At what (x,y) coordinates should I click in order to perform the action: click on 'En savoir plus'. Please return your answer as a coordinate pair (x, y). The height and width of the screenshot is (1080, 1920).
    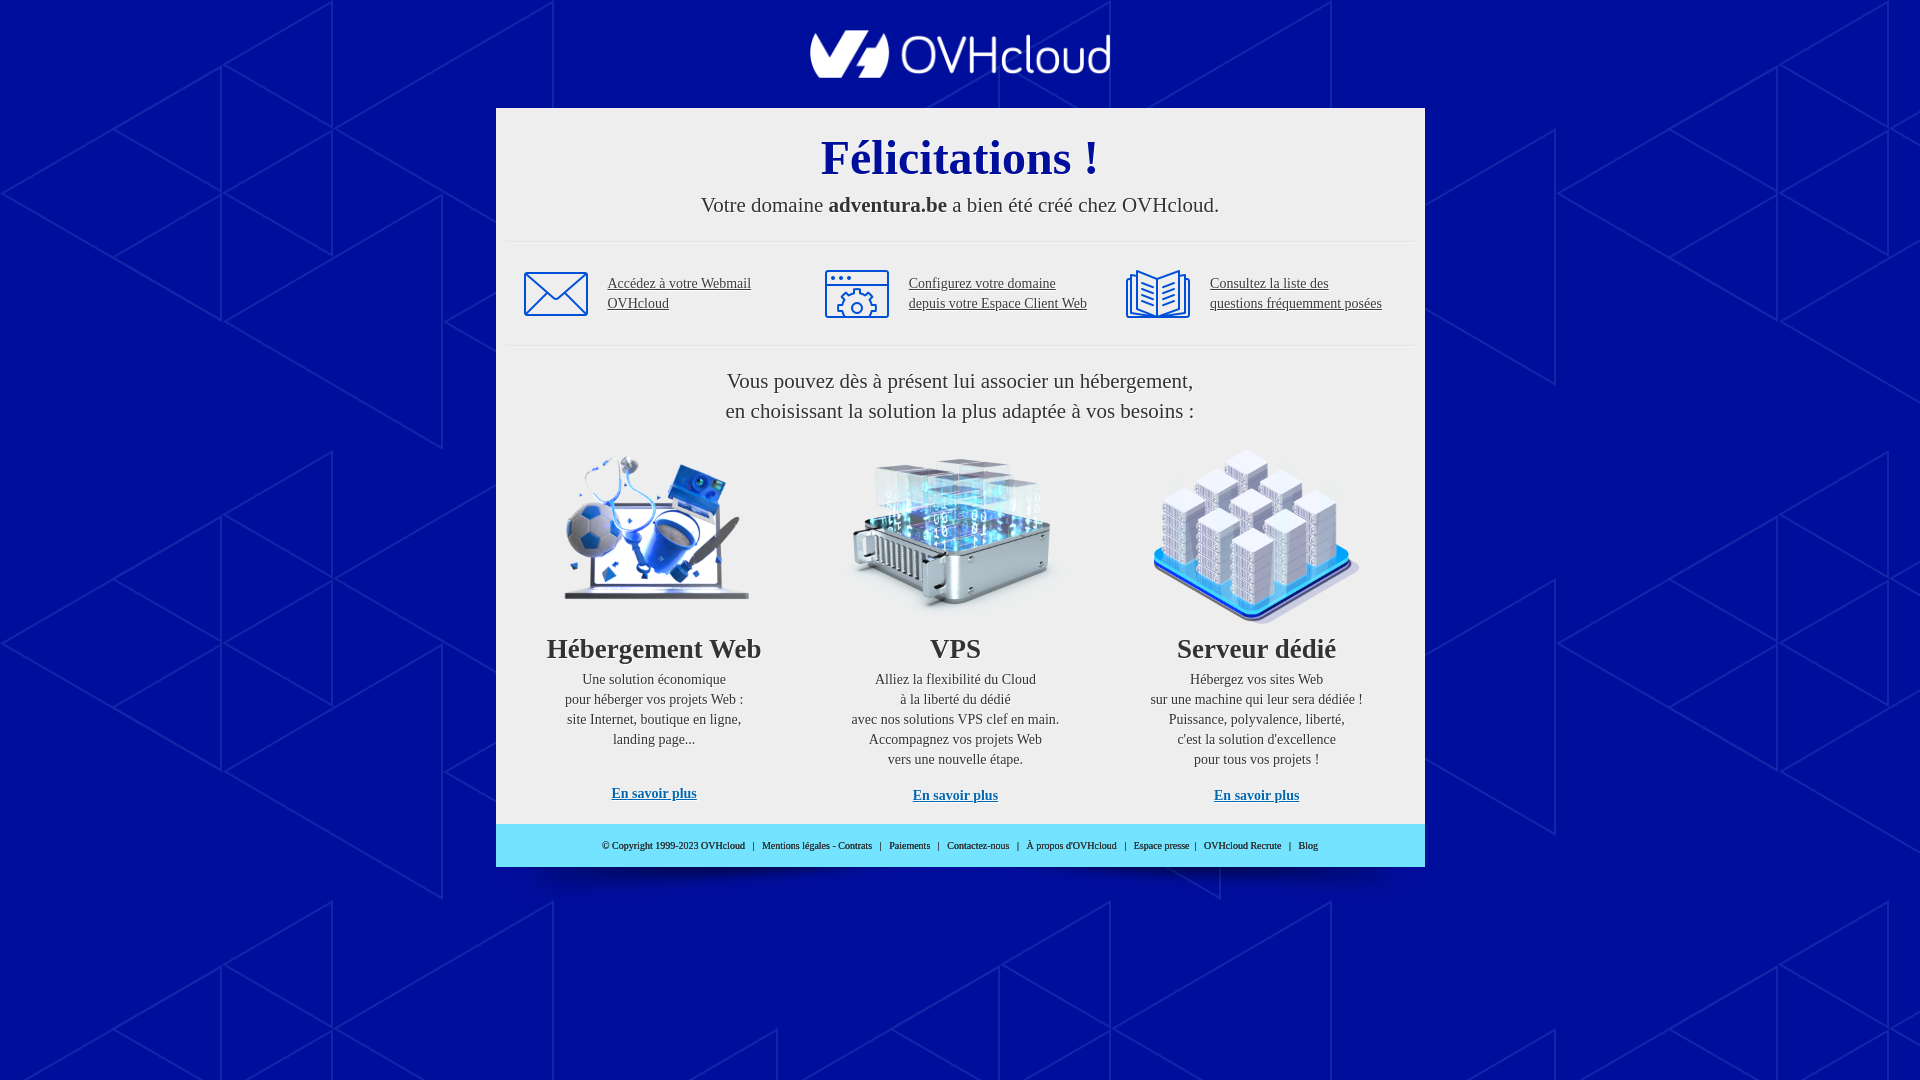
    Looking at the image, I should click on (609, 792).